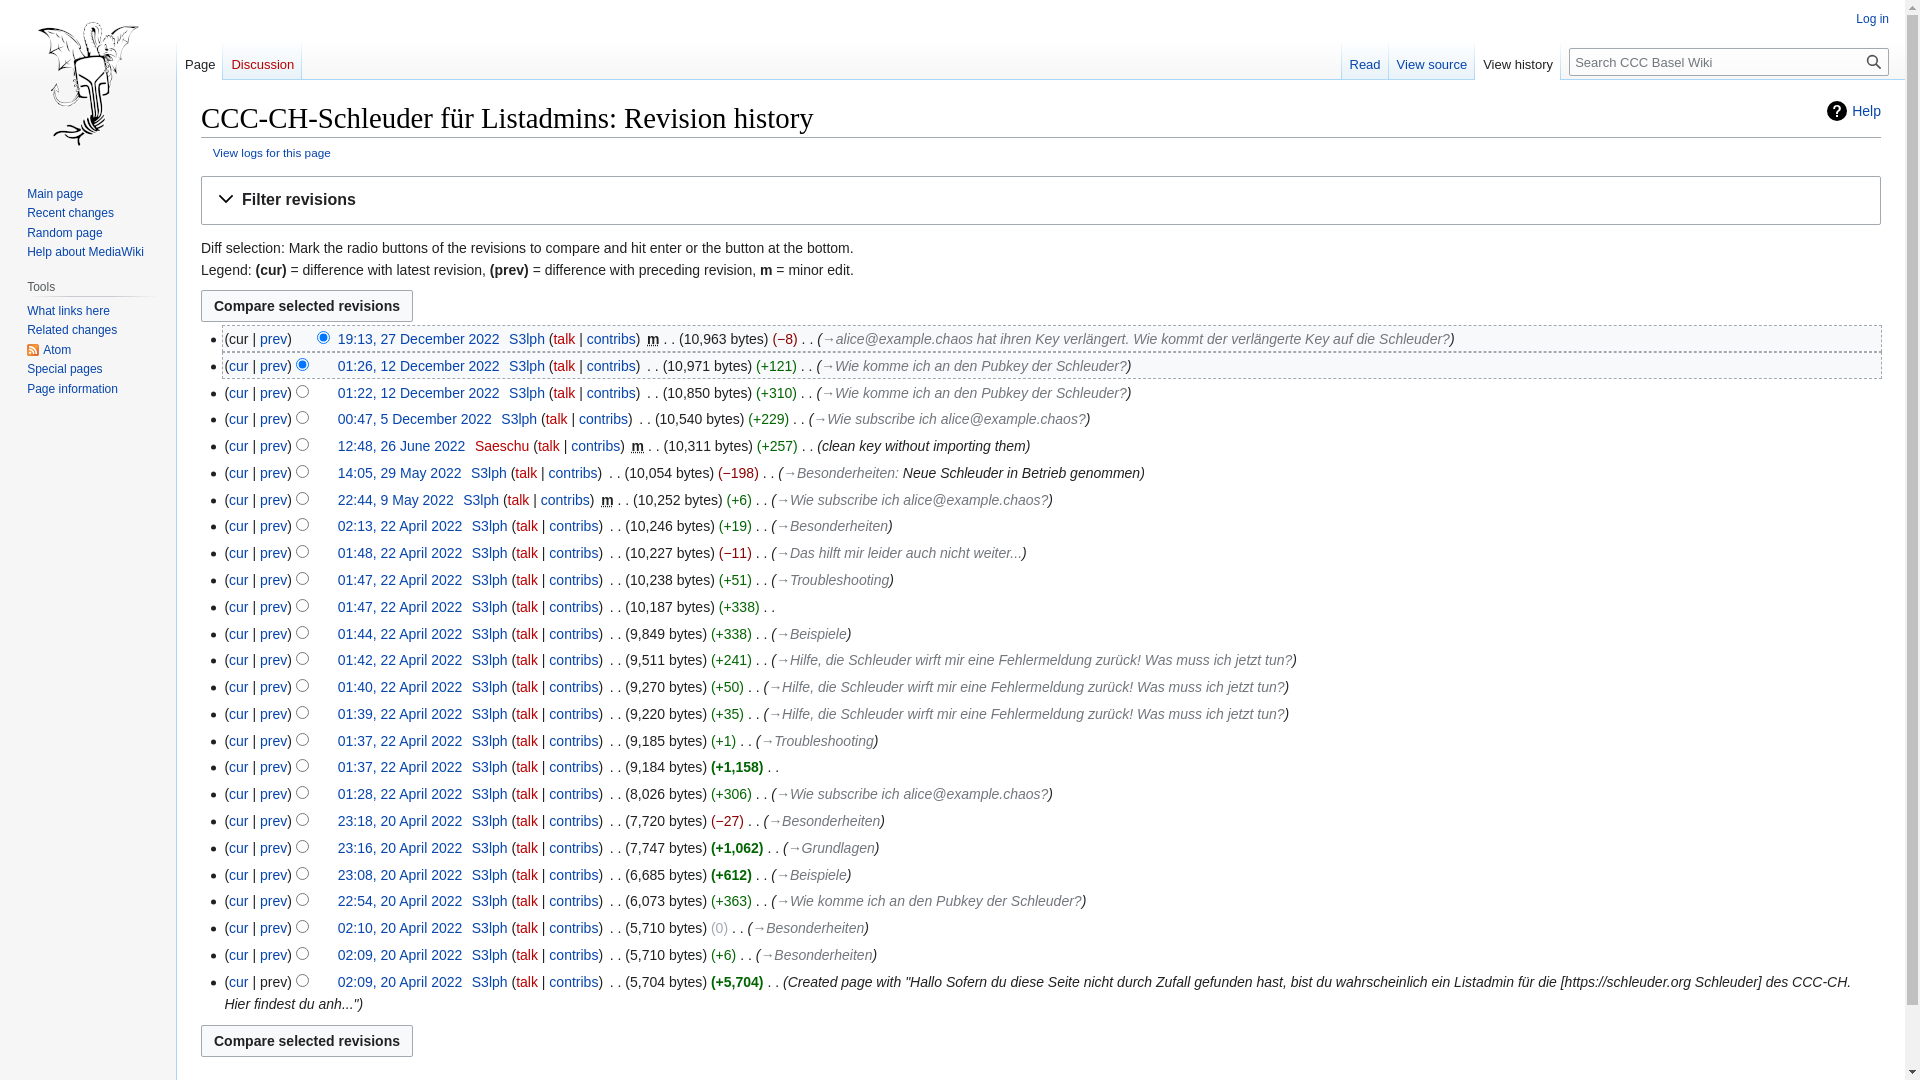 The height and width of the screenshot is (1080, 1920). What do you see at coordinates (261, 59) in the screenshot?
I see `'Discussion'` at bounding box center [261, 59].